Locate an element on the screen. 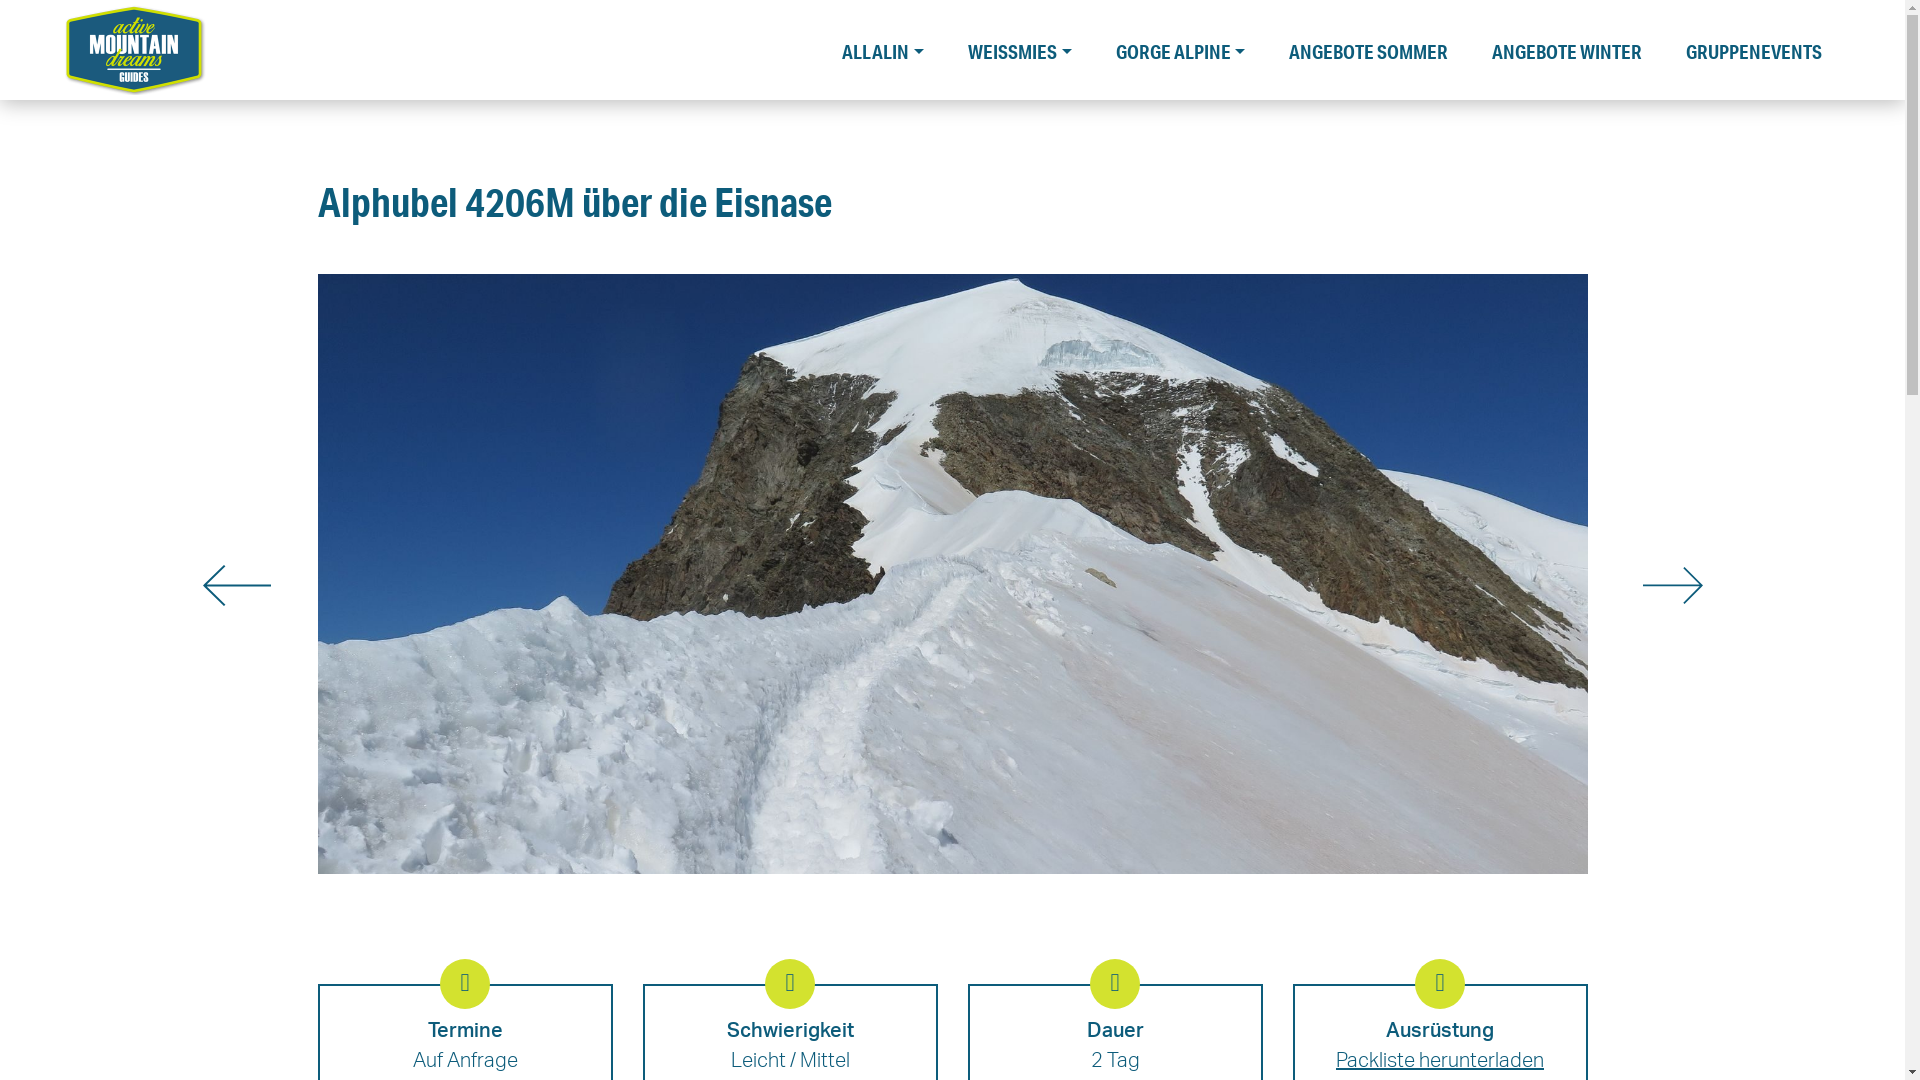 Image resolution: width=1920 pixels, height=1080 pixels. 'ANGEBOTE SOMMER' is located at coordinates (1367, 45).